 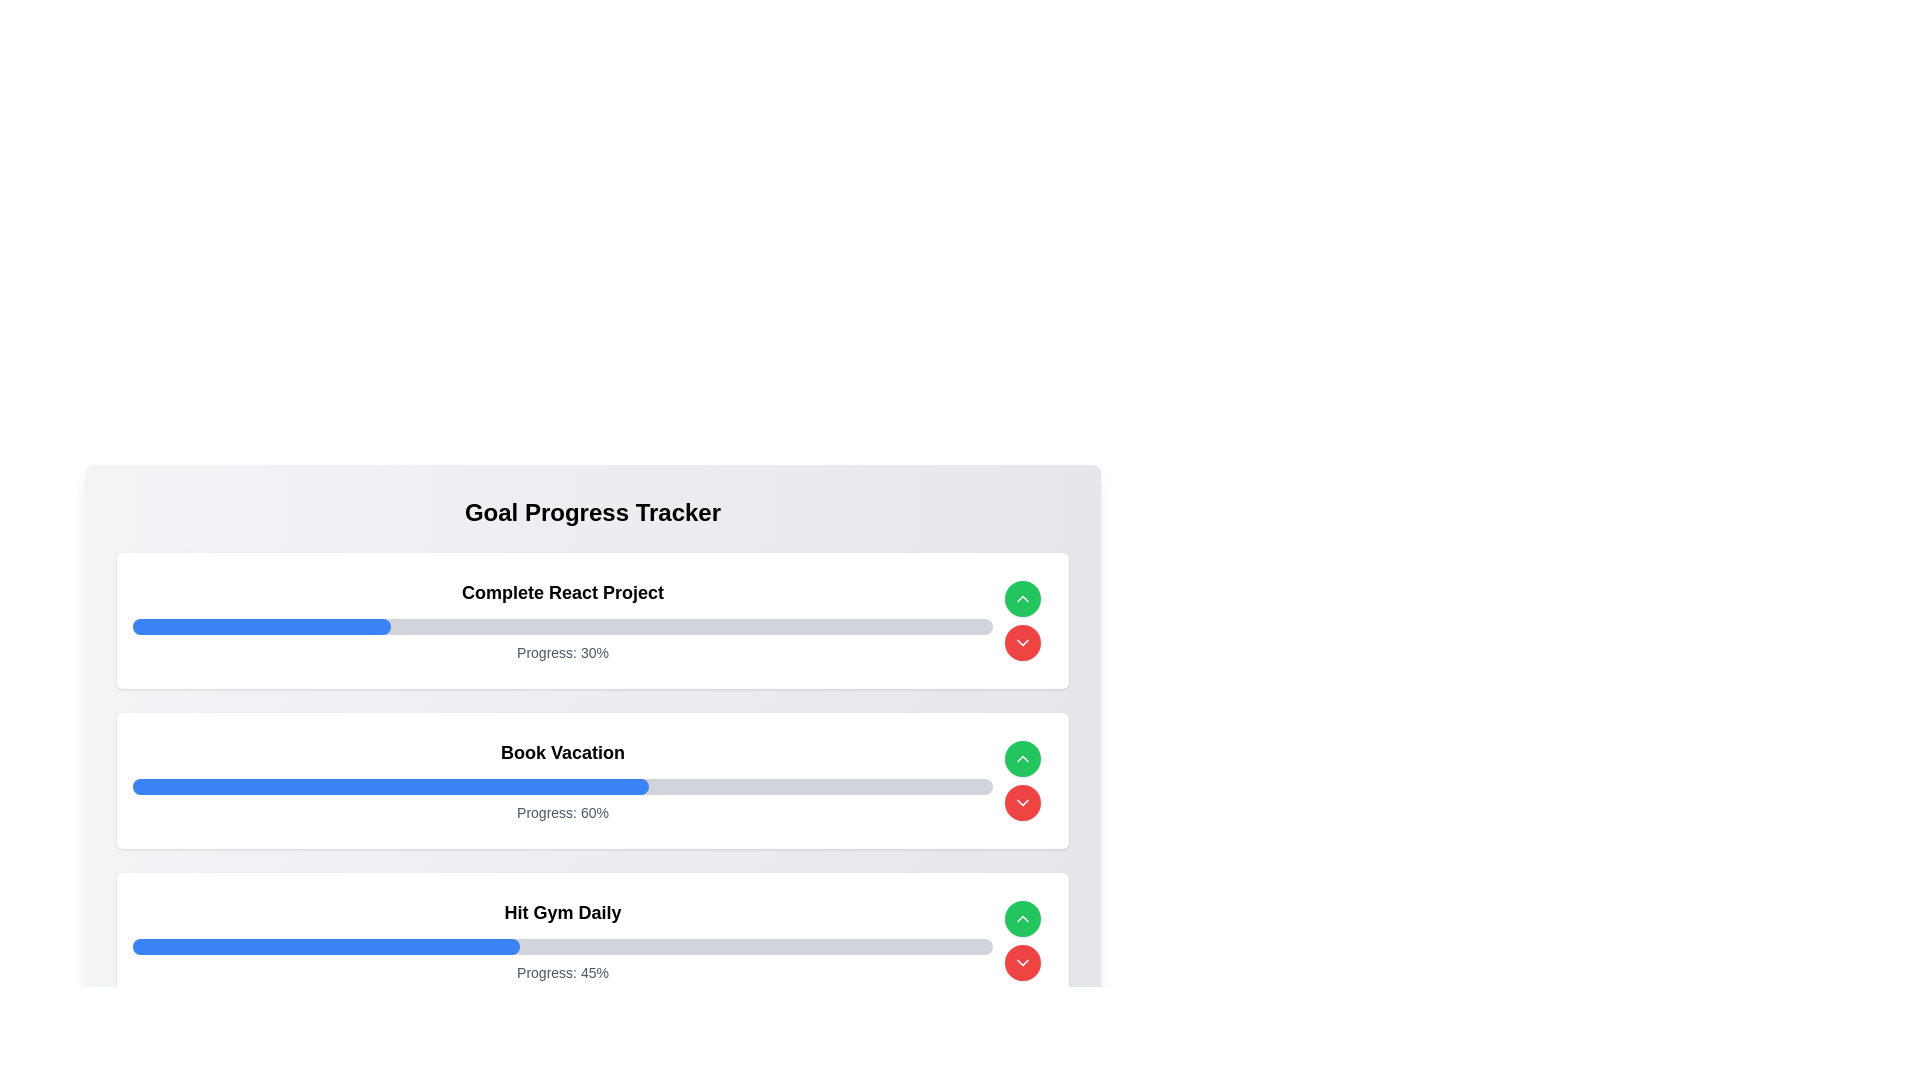 I want to click on the upward chevron button adjacent to the progress bar for the 'Hit Gym Daily' task, so click(x=1022, y=918).